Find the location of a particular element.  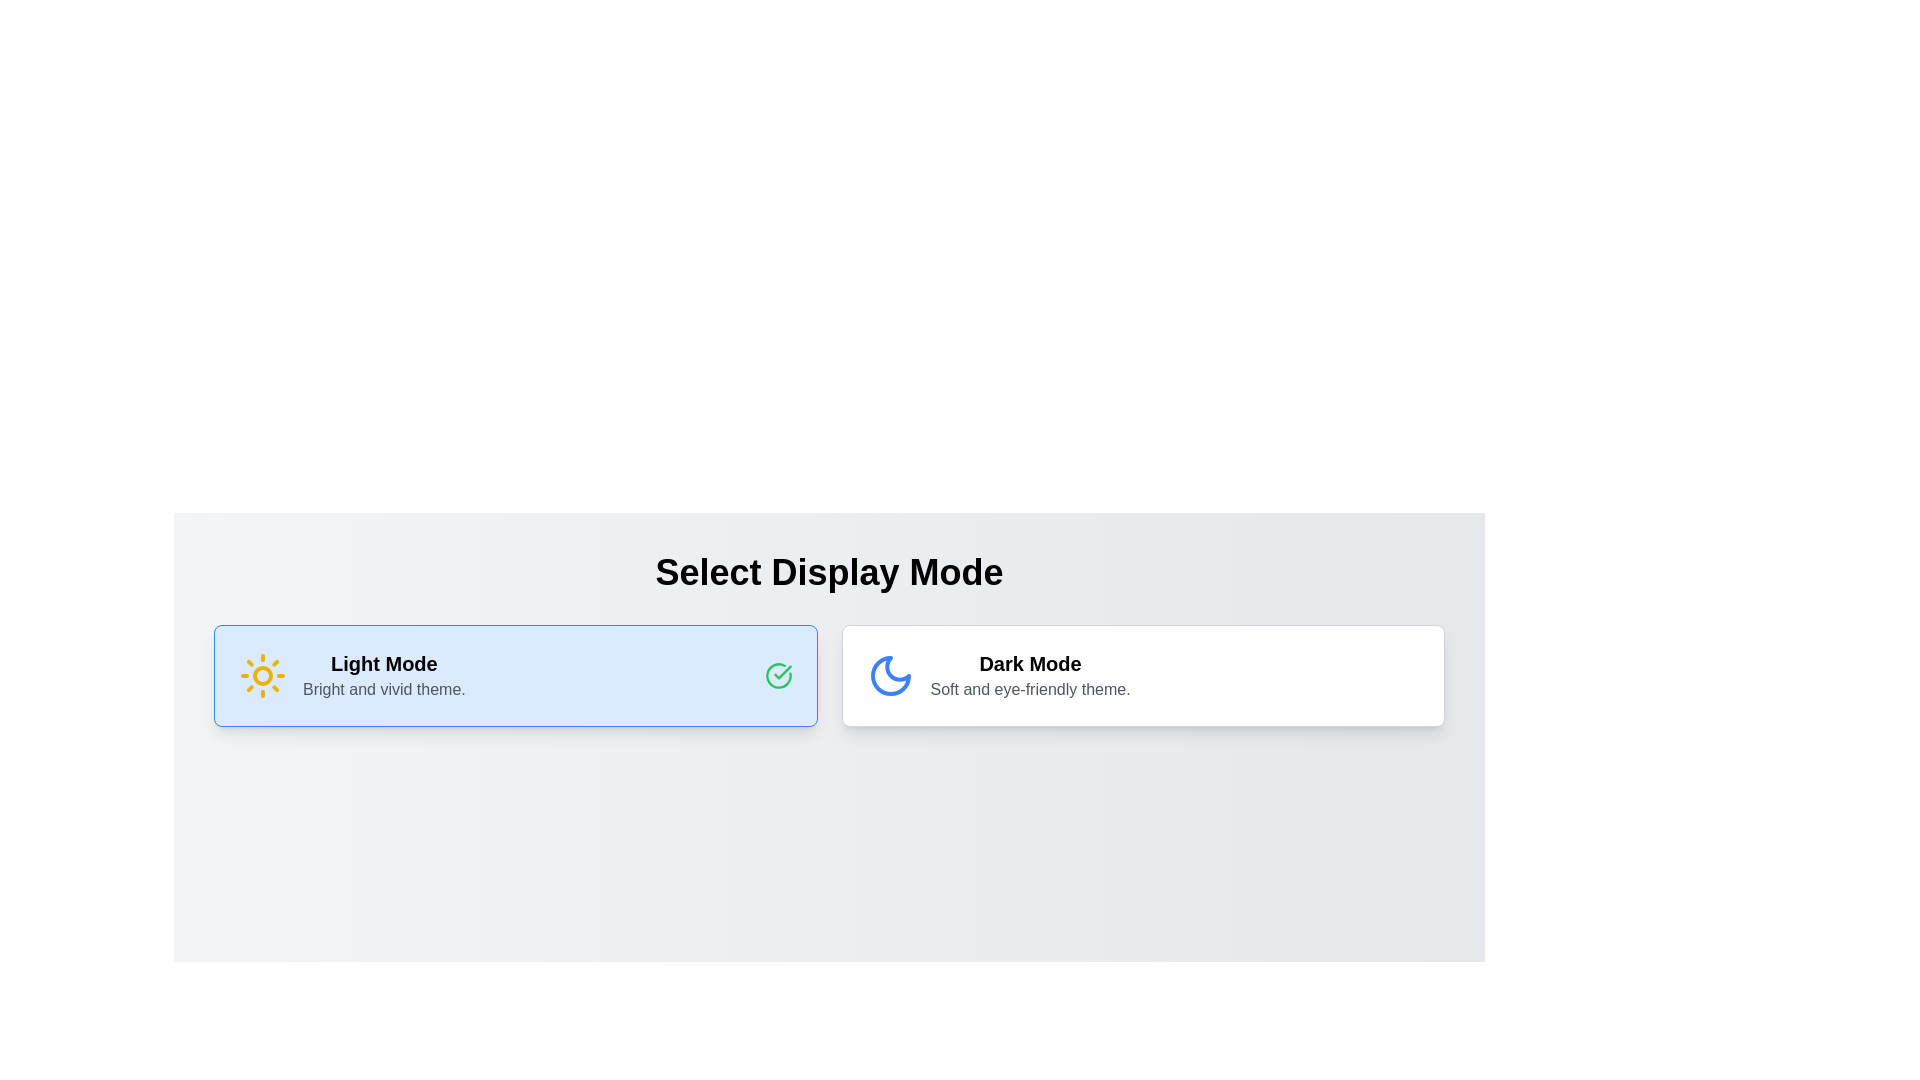

the sun icon representing 'Light Mode' located in the leftmost selection card of the 'Select Display Mode' section is located at coordinates (262, 675).